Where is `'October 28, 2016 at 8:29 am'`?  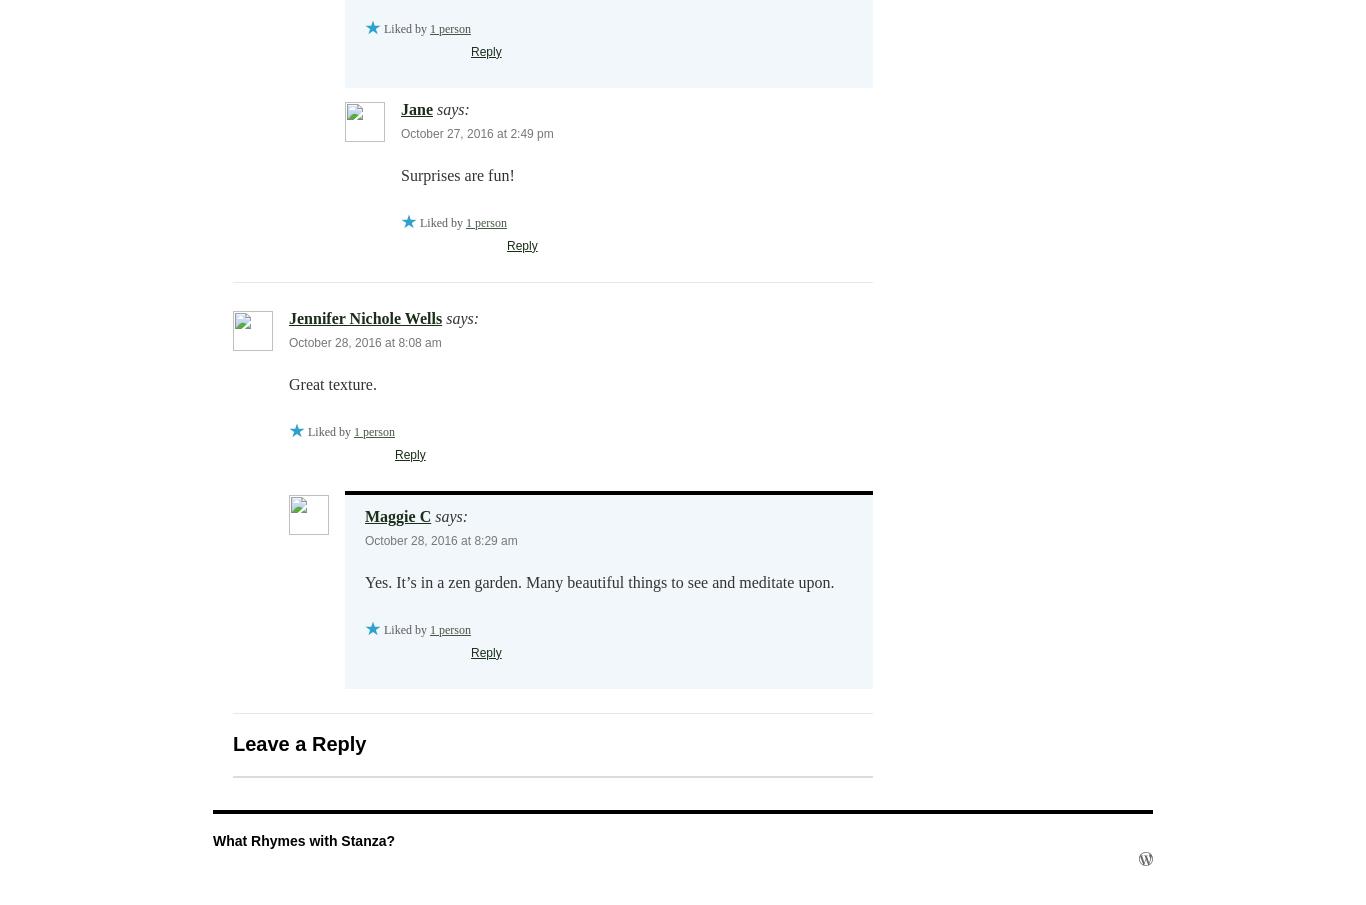
'October 28, 2016 at 8:29 am' is located at coordinates (439, 539).